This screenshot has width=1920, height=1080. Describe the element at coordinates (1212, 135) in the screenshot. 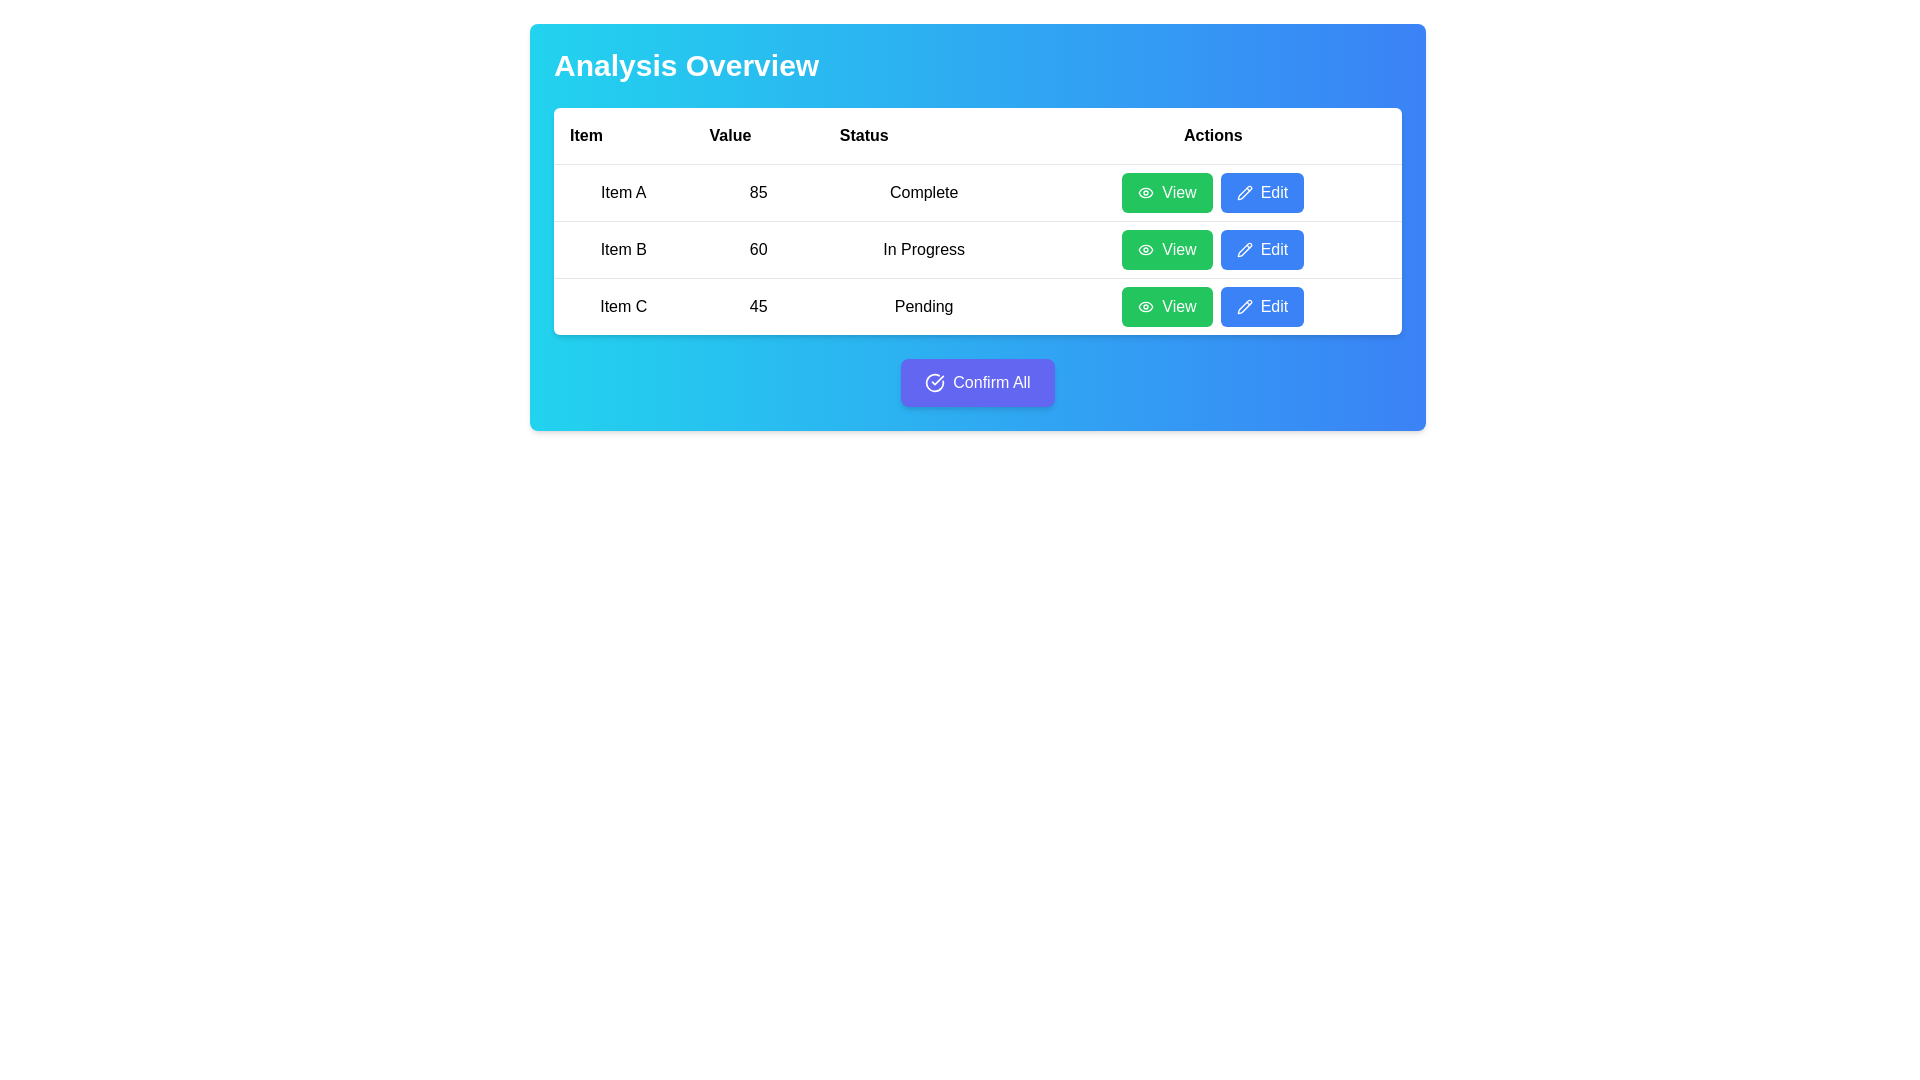

I see `the 'Actions' header in the table, which is the fourth header located at the top-right corner` at that location.